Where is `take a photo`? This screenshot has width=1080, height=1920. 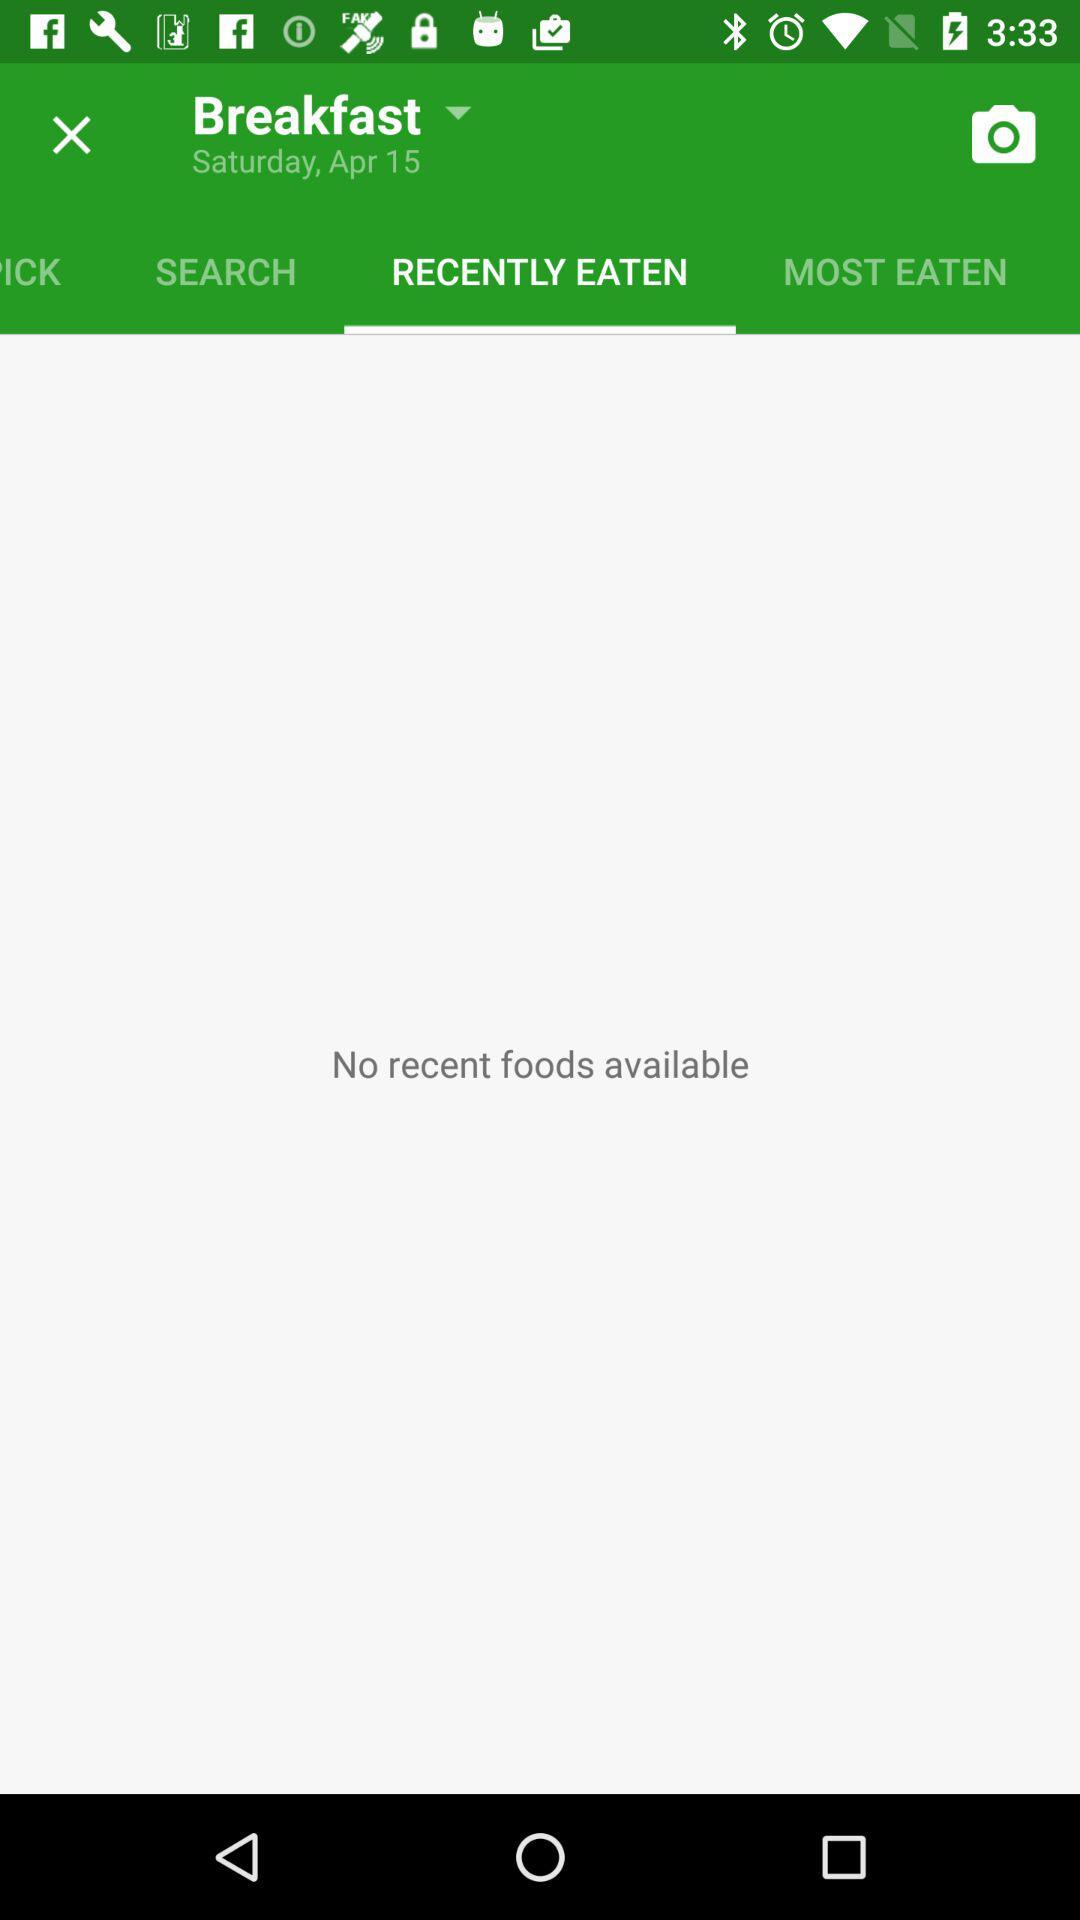 take a photo is located at coordinates (1002, 134).